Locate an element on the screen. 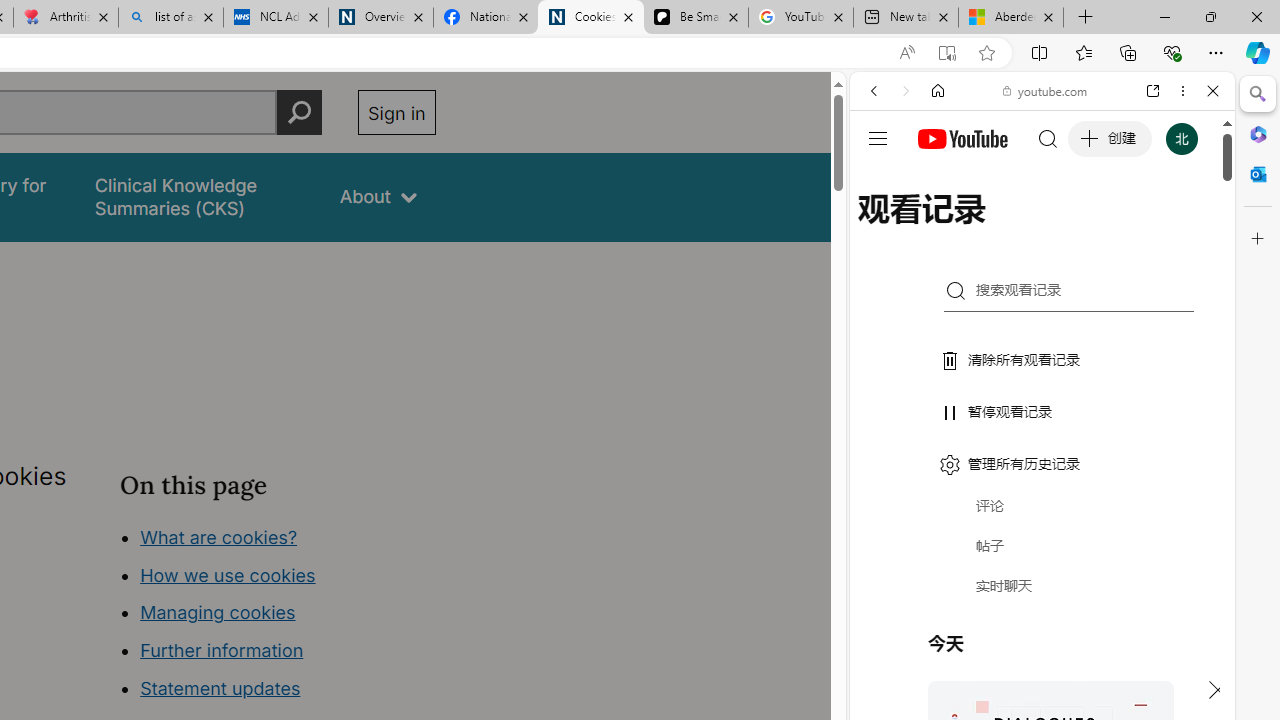  'Search Filter, Search Tools' is located at coordinates (1092, 227).